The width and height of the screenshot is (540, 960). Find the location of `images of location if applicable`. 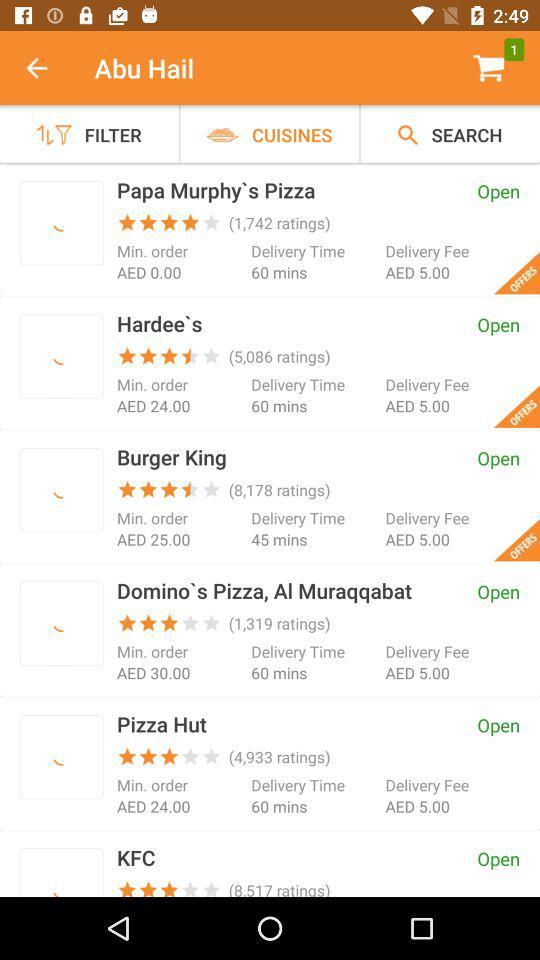

images of location if applicable is located at coordinates (61, 356).